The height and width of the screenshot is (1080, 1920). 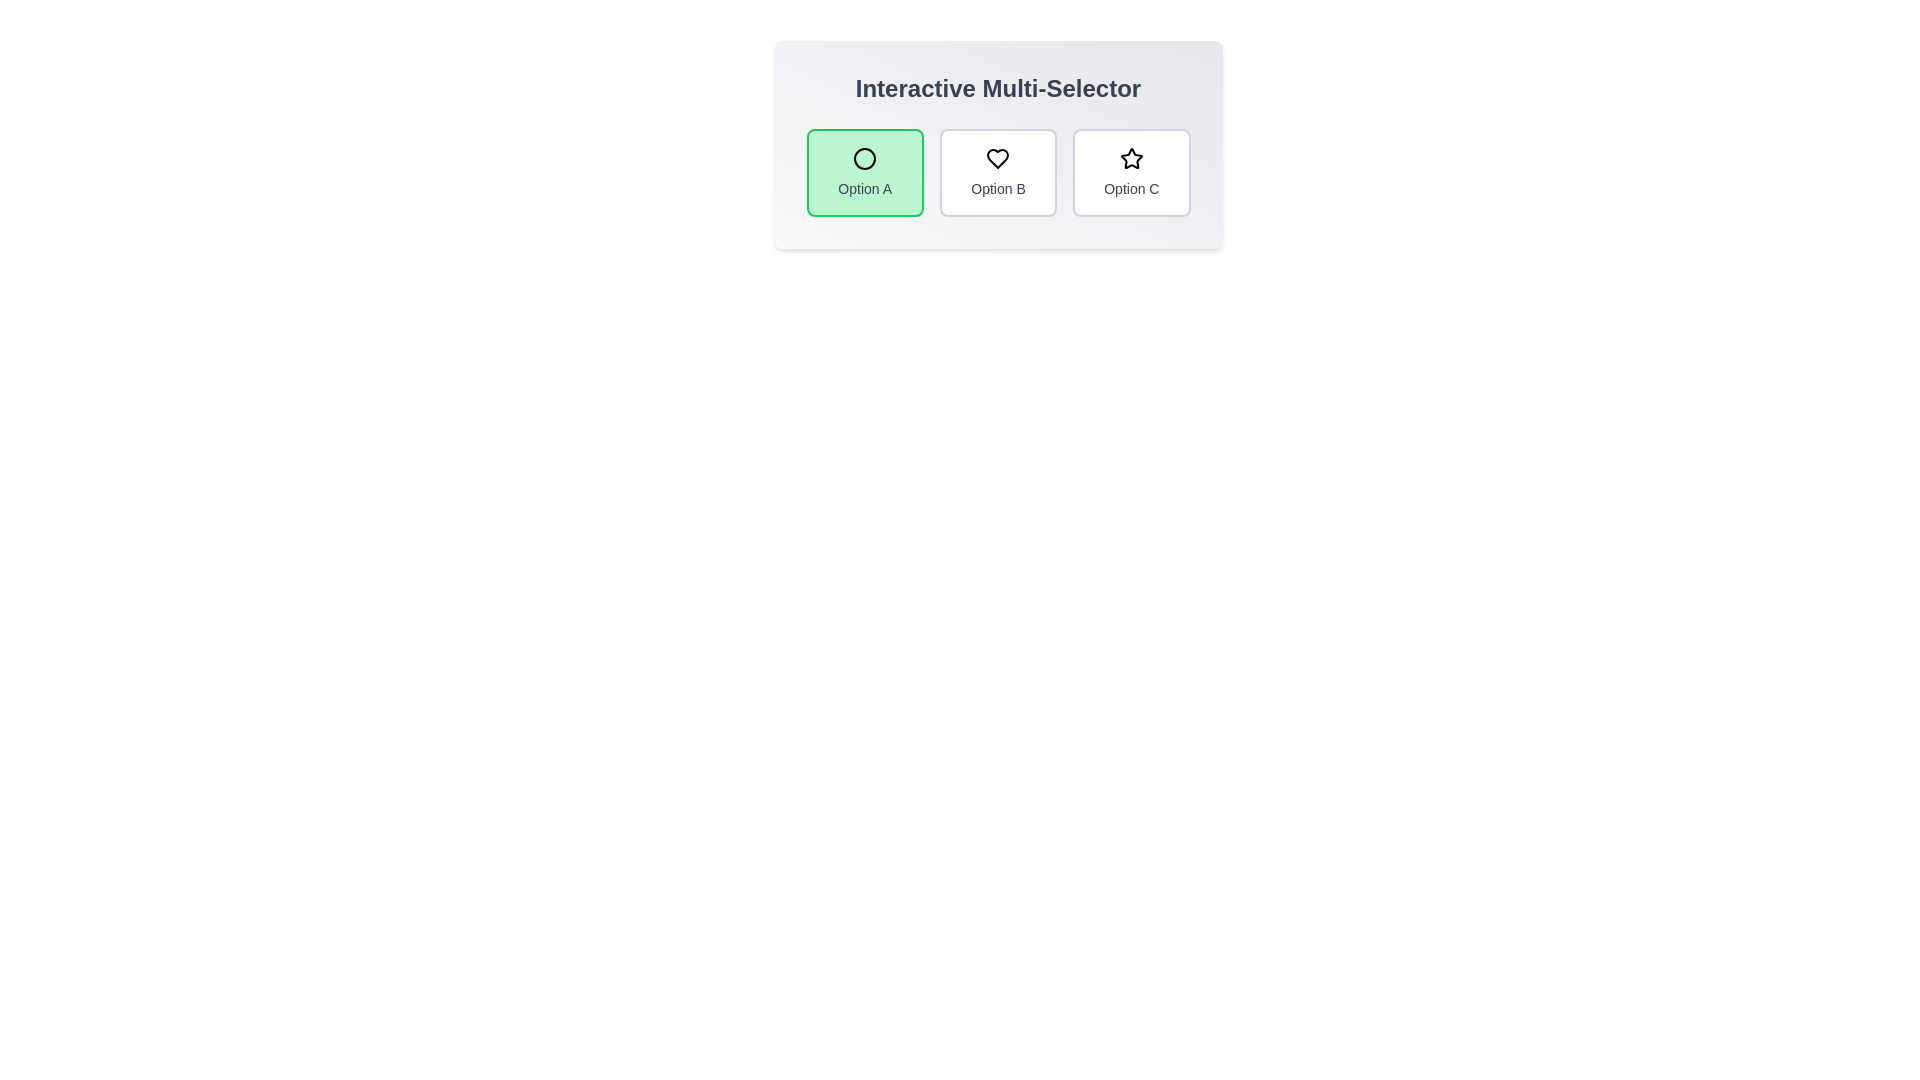 What do you see at coordinates (1131, 172) in the screenshot?
I see `the button labeled Option C` at bounding box center [1131, 172].